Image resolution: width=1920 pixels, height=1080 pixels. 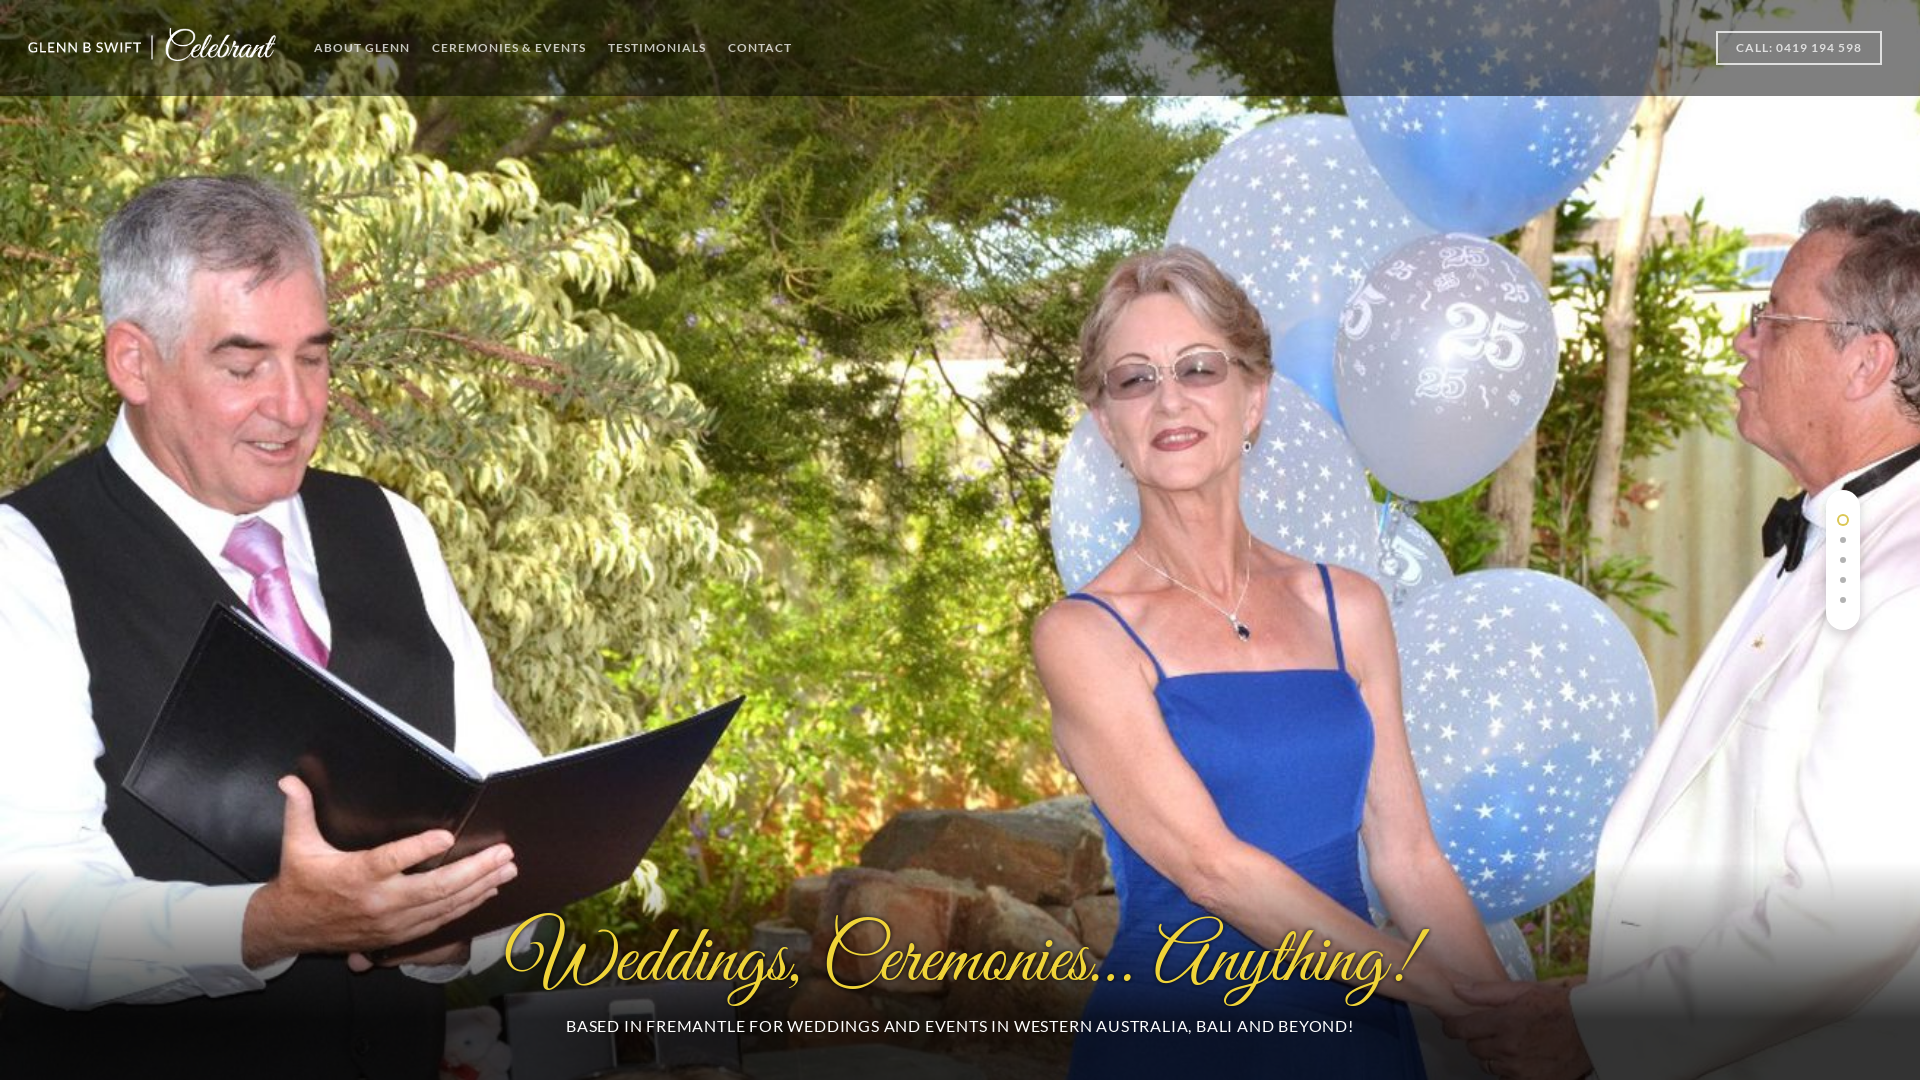 What do you see at coordinates (1799, 60) in the screenshot?
I see `'CALL: 0419 194 598'` at bounding box center [1799, 60].